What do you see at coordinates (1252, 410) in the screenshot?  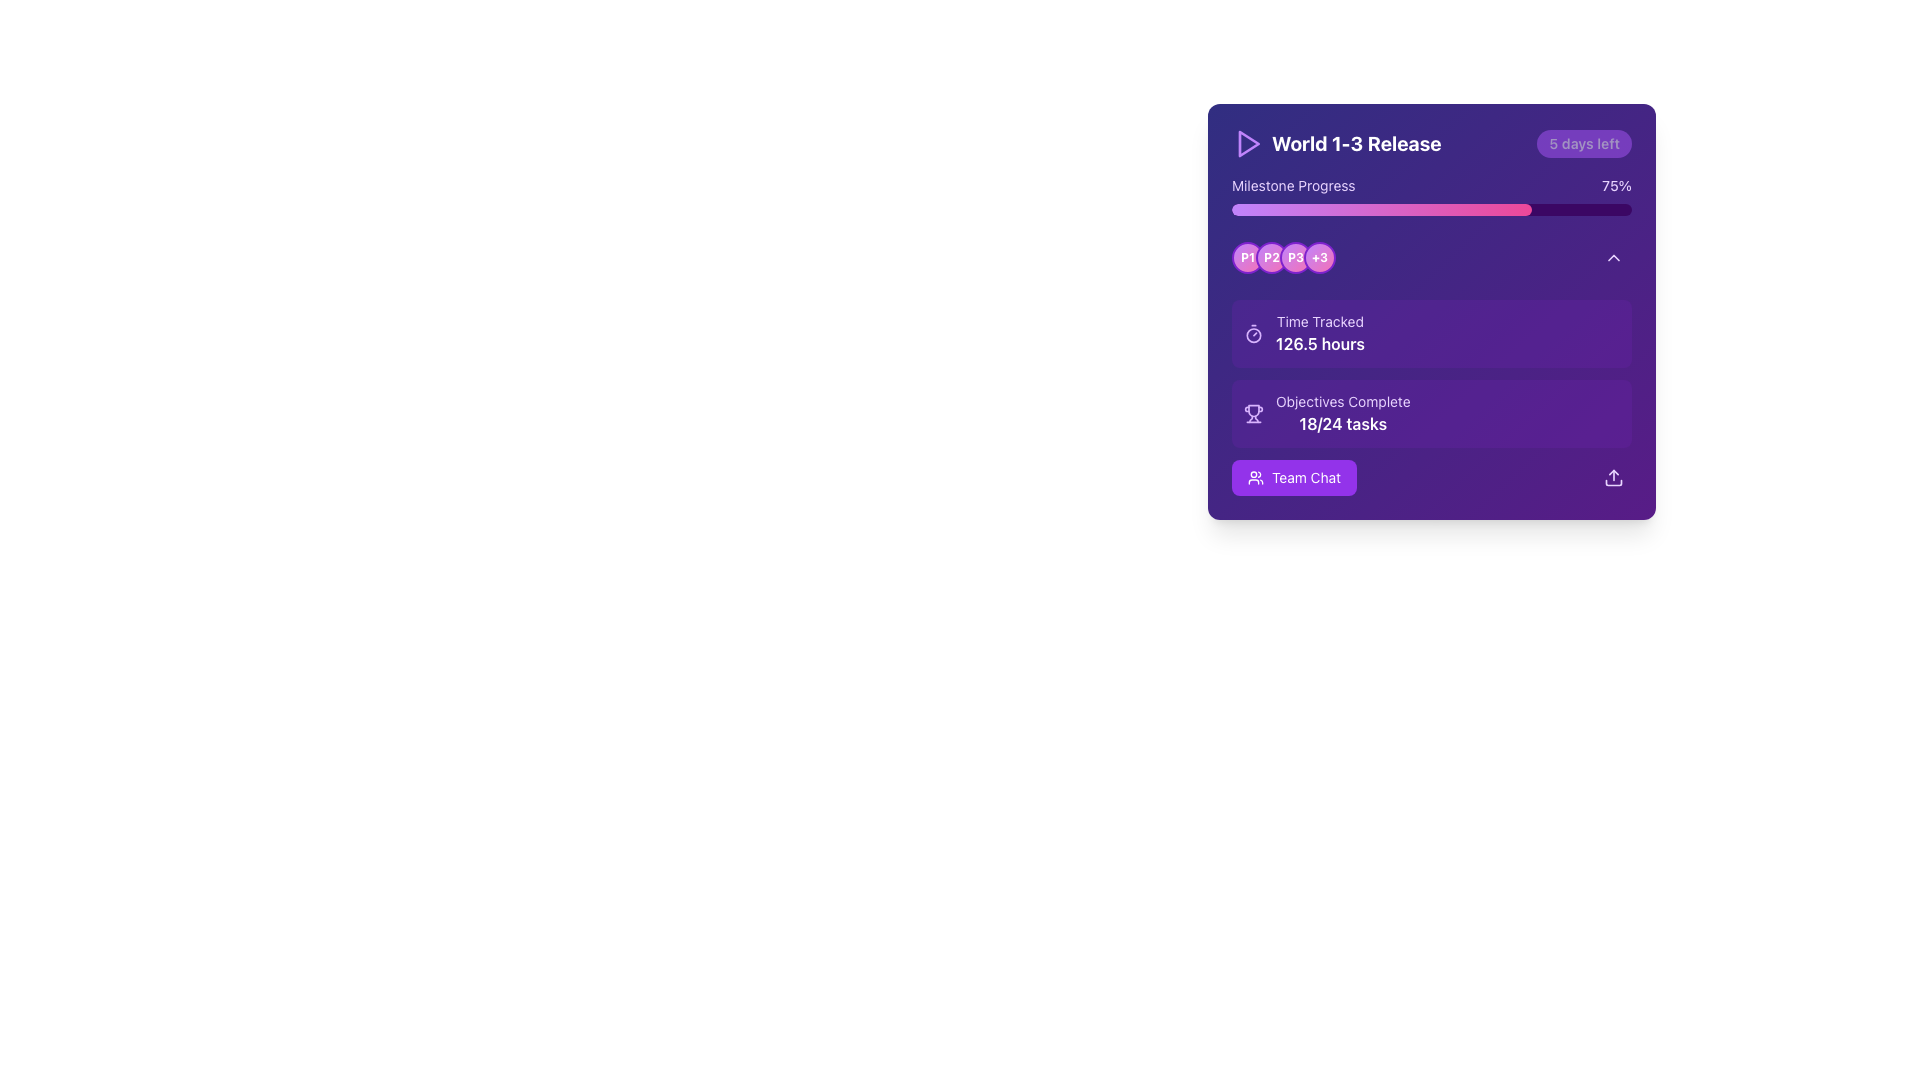 I see `the stylized trophy icon, which is a purple vector graphic located above the text indicating complete objectives in the status information list` at bounding box center [1252, 410].